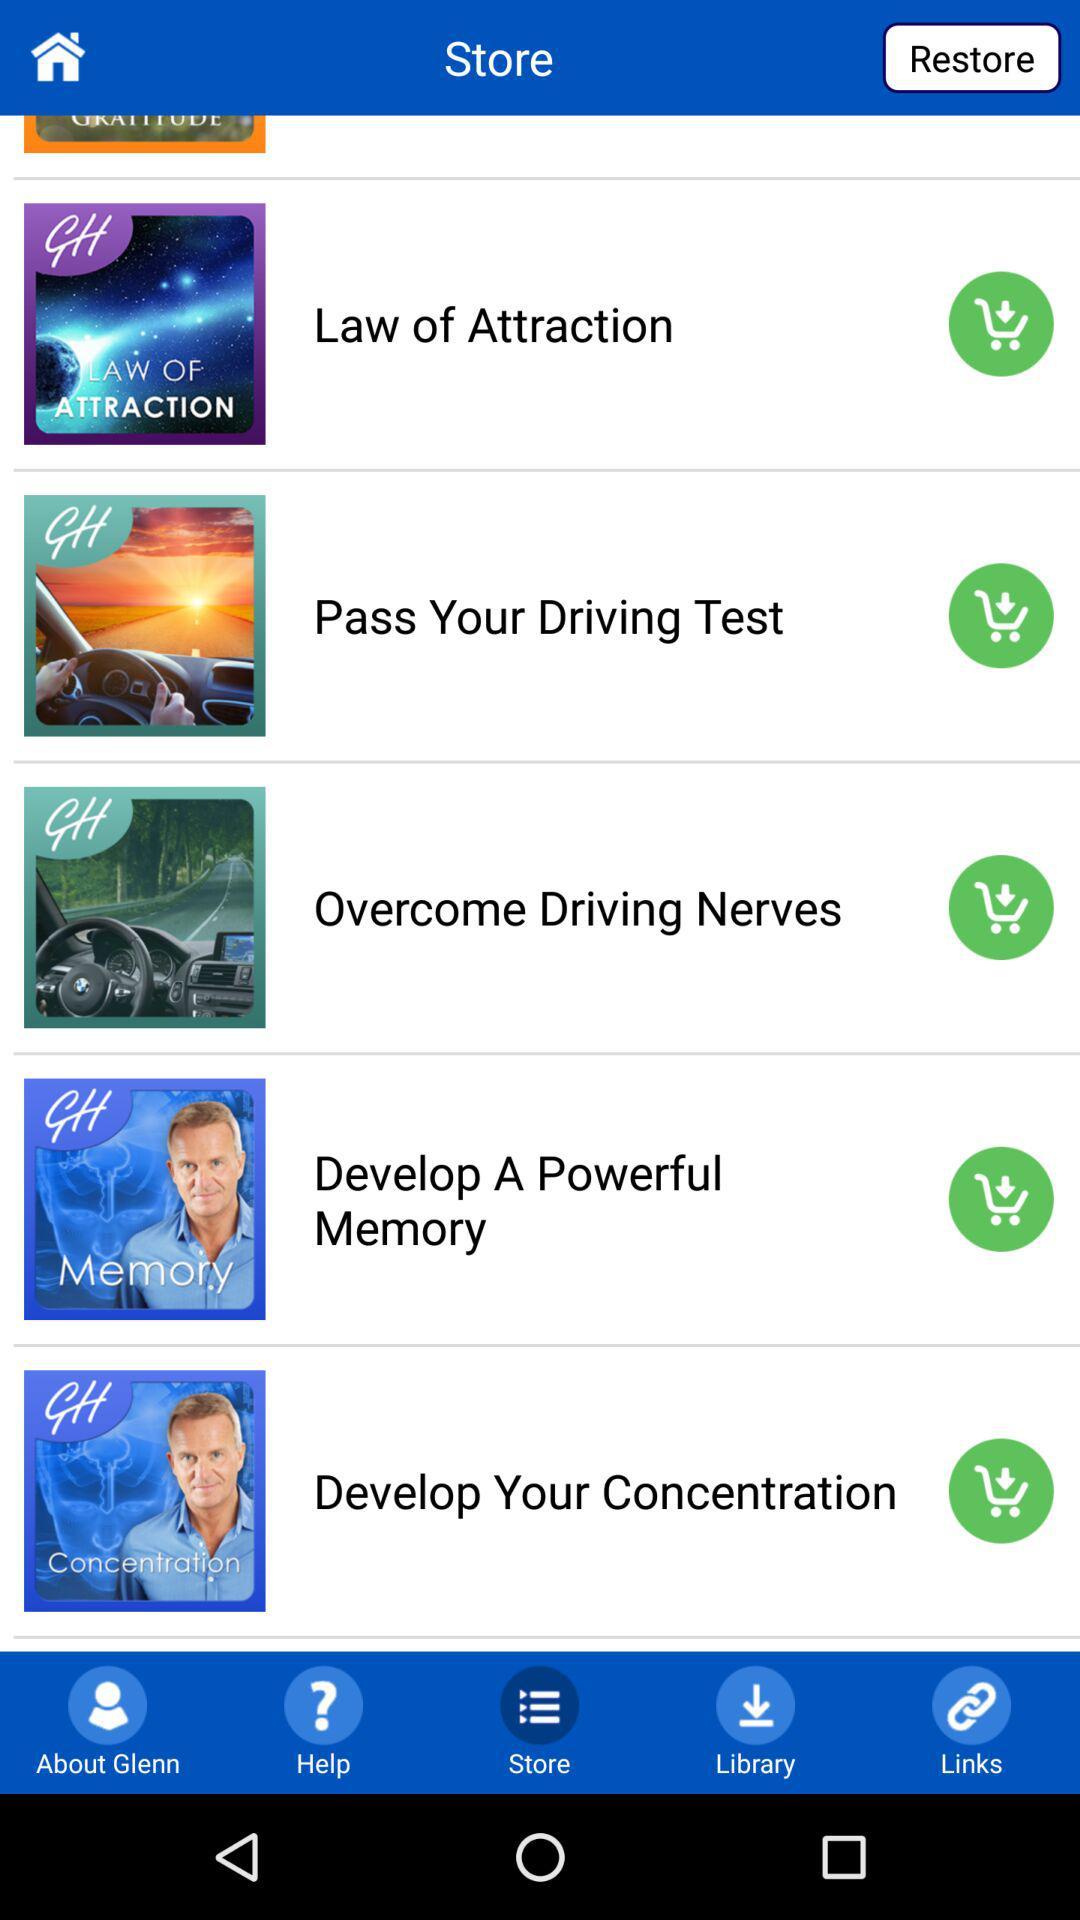 Image resolution: width=1080 pixels, height=1920 pixels. I want to click on the pass your driving app, so click(604, 614).